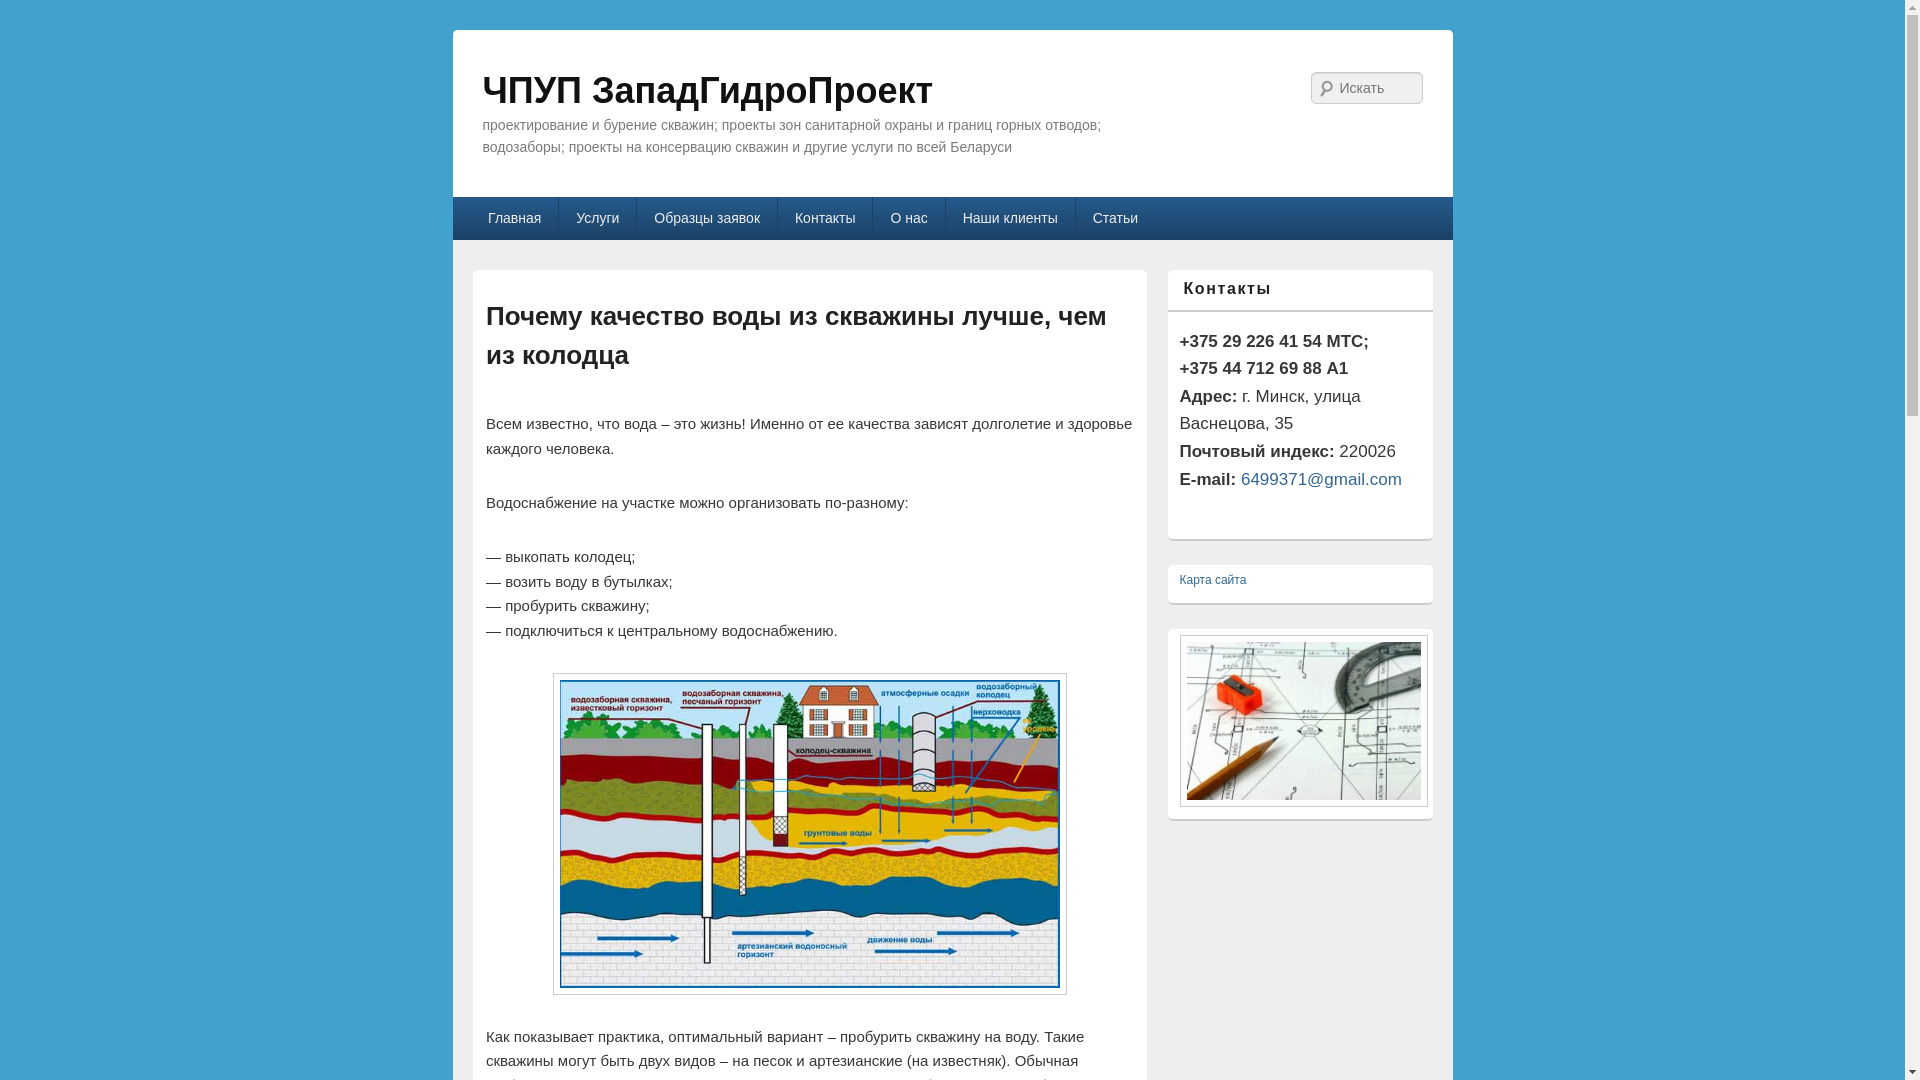  Describe the element at coordinates (1321, 479) in the screenshot. I see `'6499371@gmail.com'` at that location.